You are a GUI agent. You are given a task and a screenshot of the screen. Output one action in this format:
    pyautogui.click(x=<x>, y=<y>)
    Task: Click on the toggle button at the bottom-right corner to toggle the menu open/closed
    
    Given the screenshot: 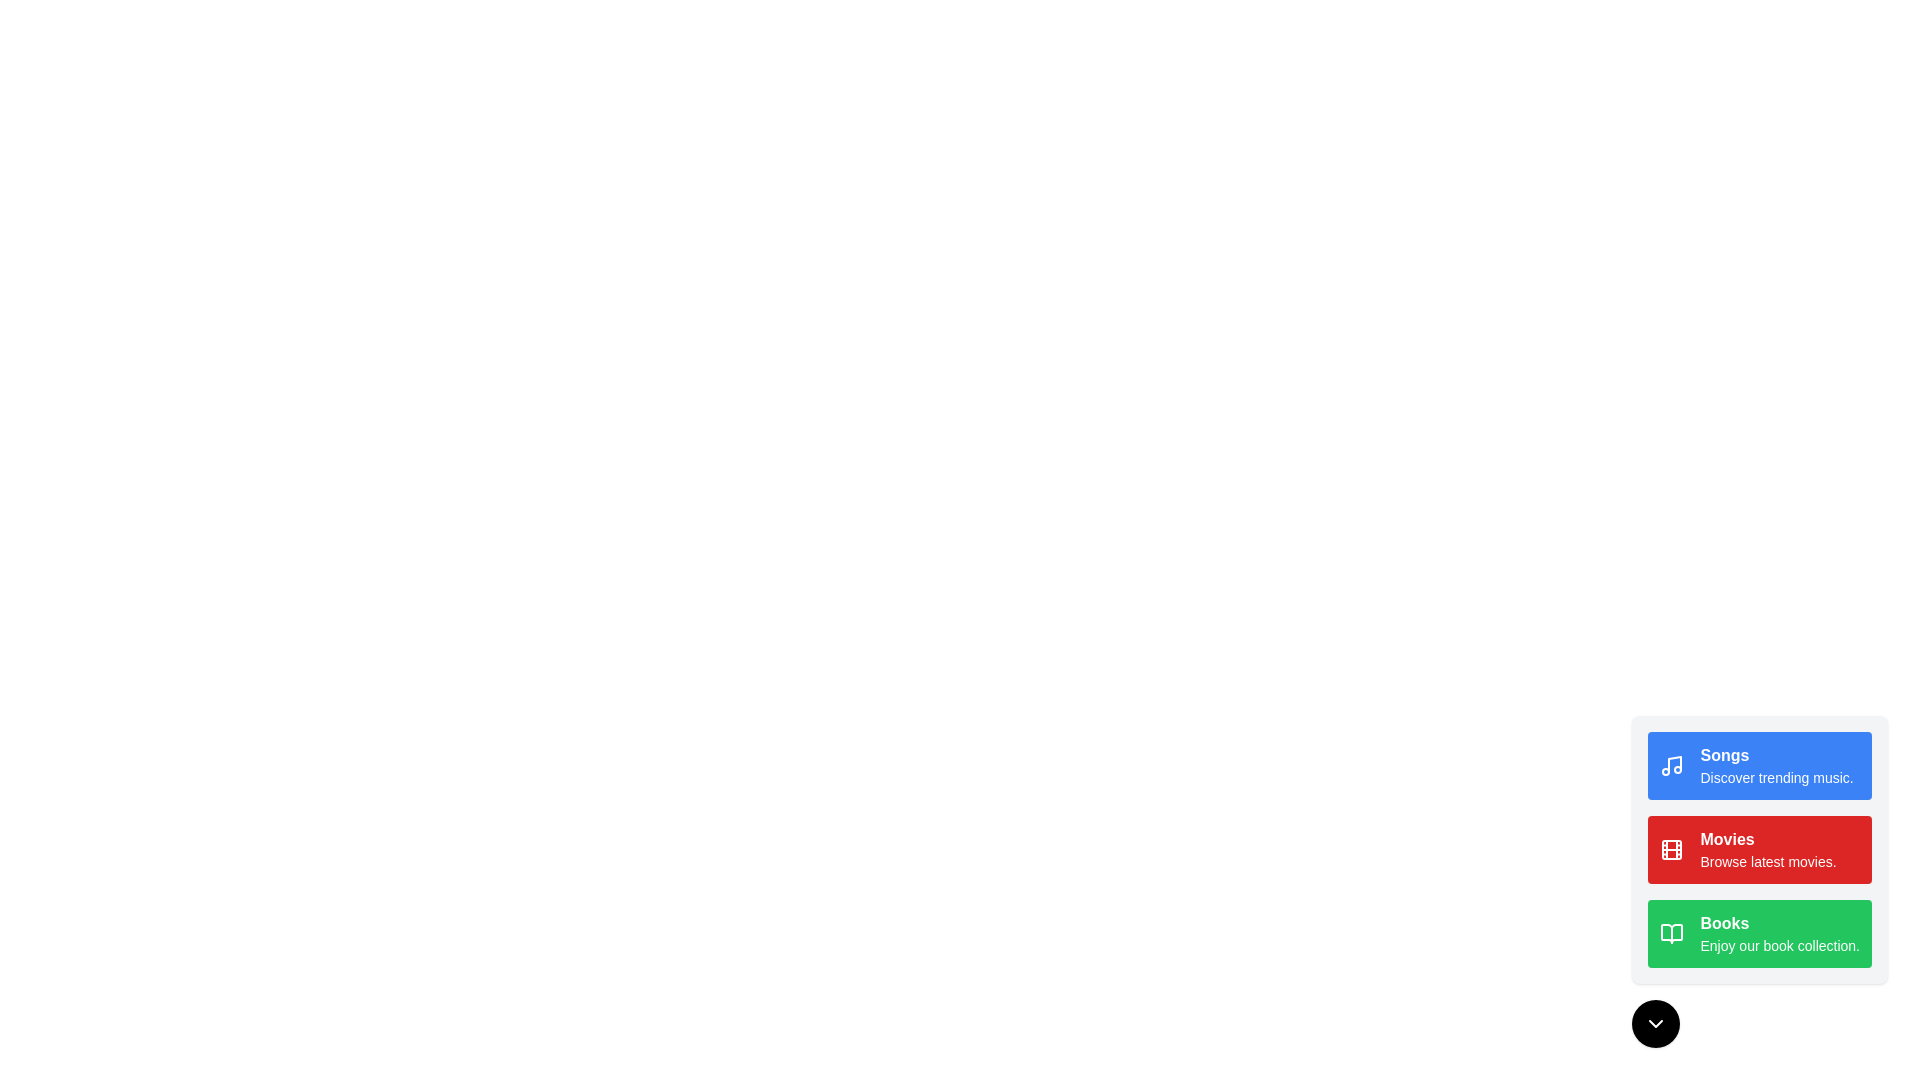 What is the action you would take?
    pyautogui.click(x=1656, y=1023)
    